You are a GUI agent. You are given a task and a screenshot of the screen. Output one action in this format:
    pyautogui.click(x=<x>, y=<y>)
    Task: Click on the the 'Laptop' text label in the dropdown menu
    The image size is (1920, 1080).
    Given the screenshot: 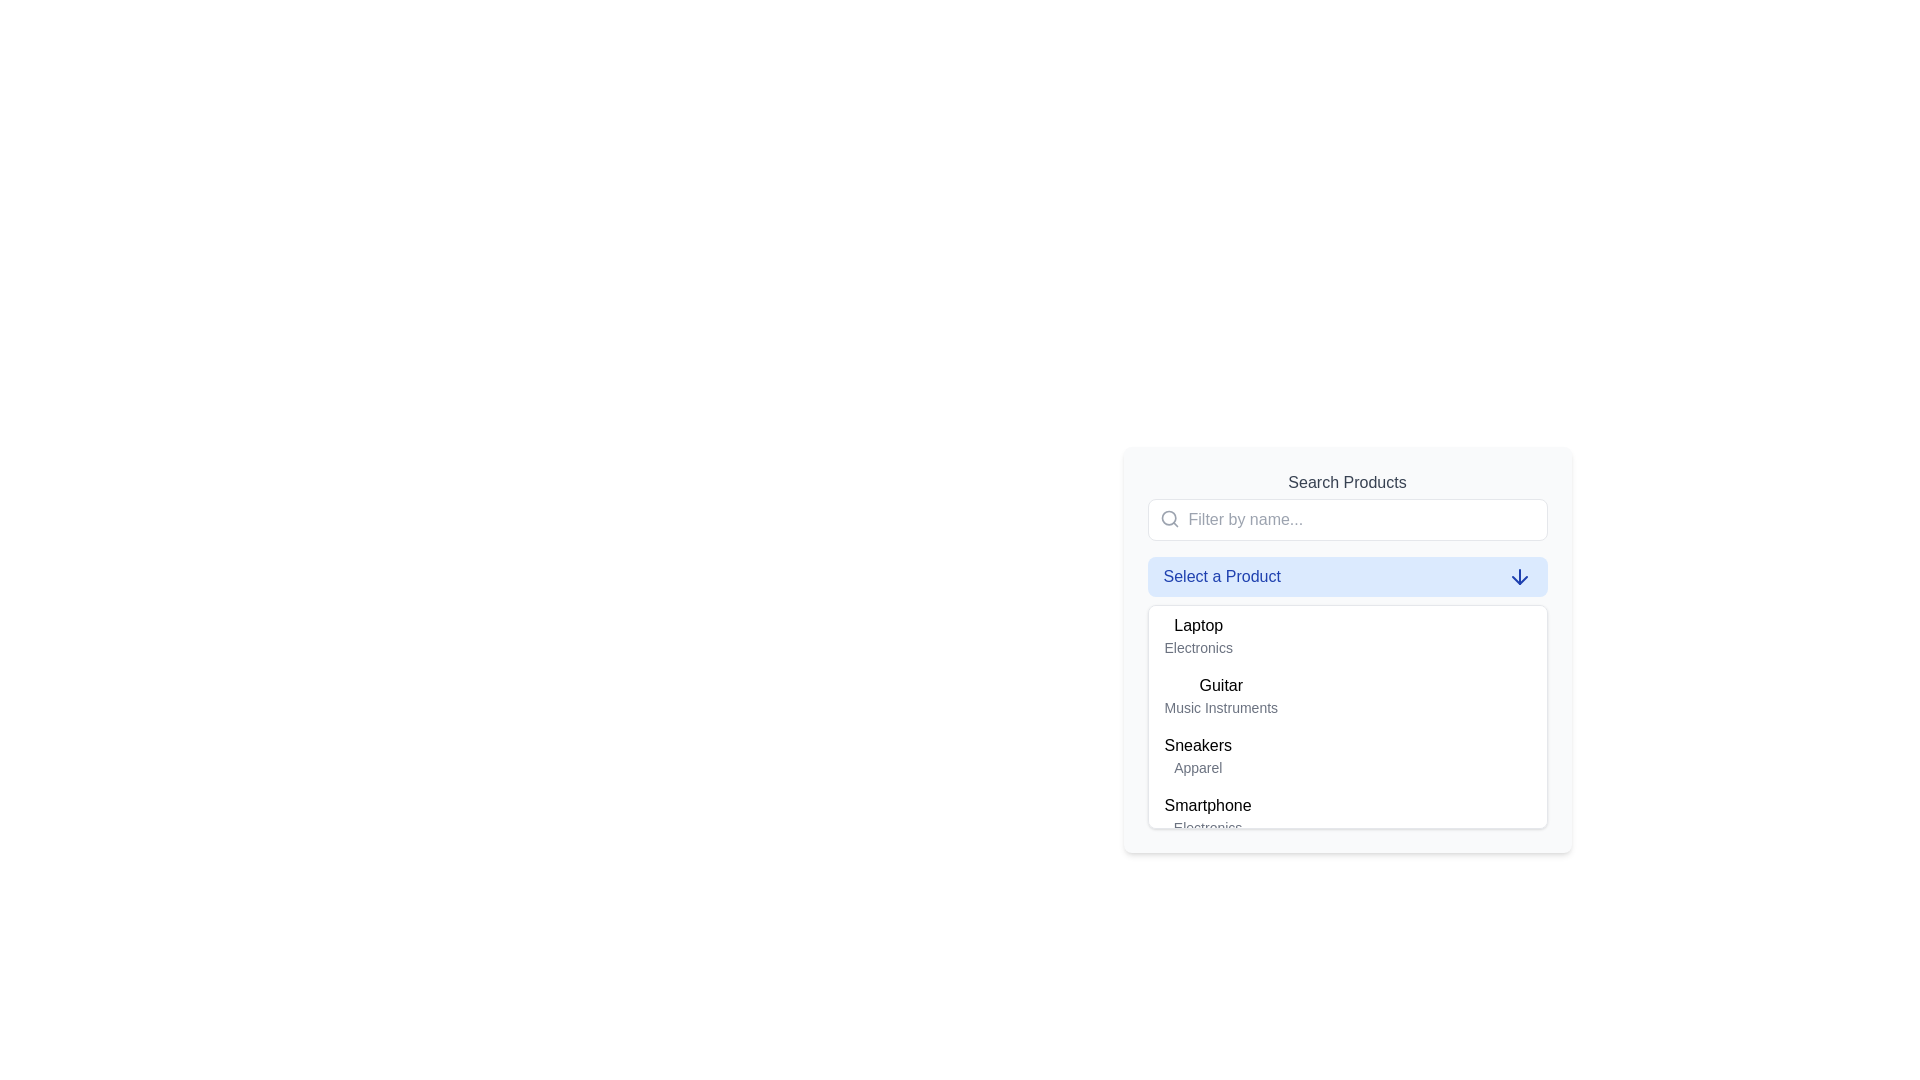 What is the action you would take?
    pyautogui.click(x=1198, y=636)
    